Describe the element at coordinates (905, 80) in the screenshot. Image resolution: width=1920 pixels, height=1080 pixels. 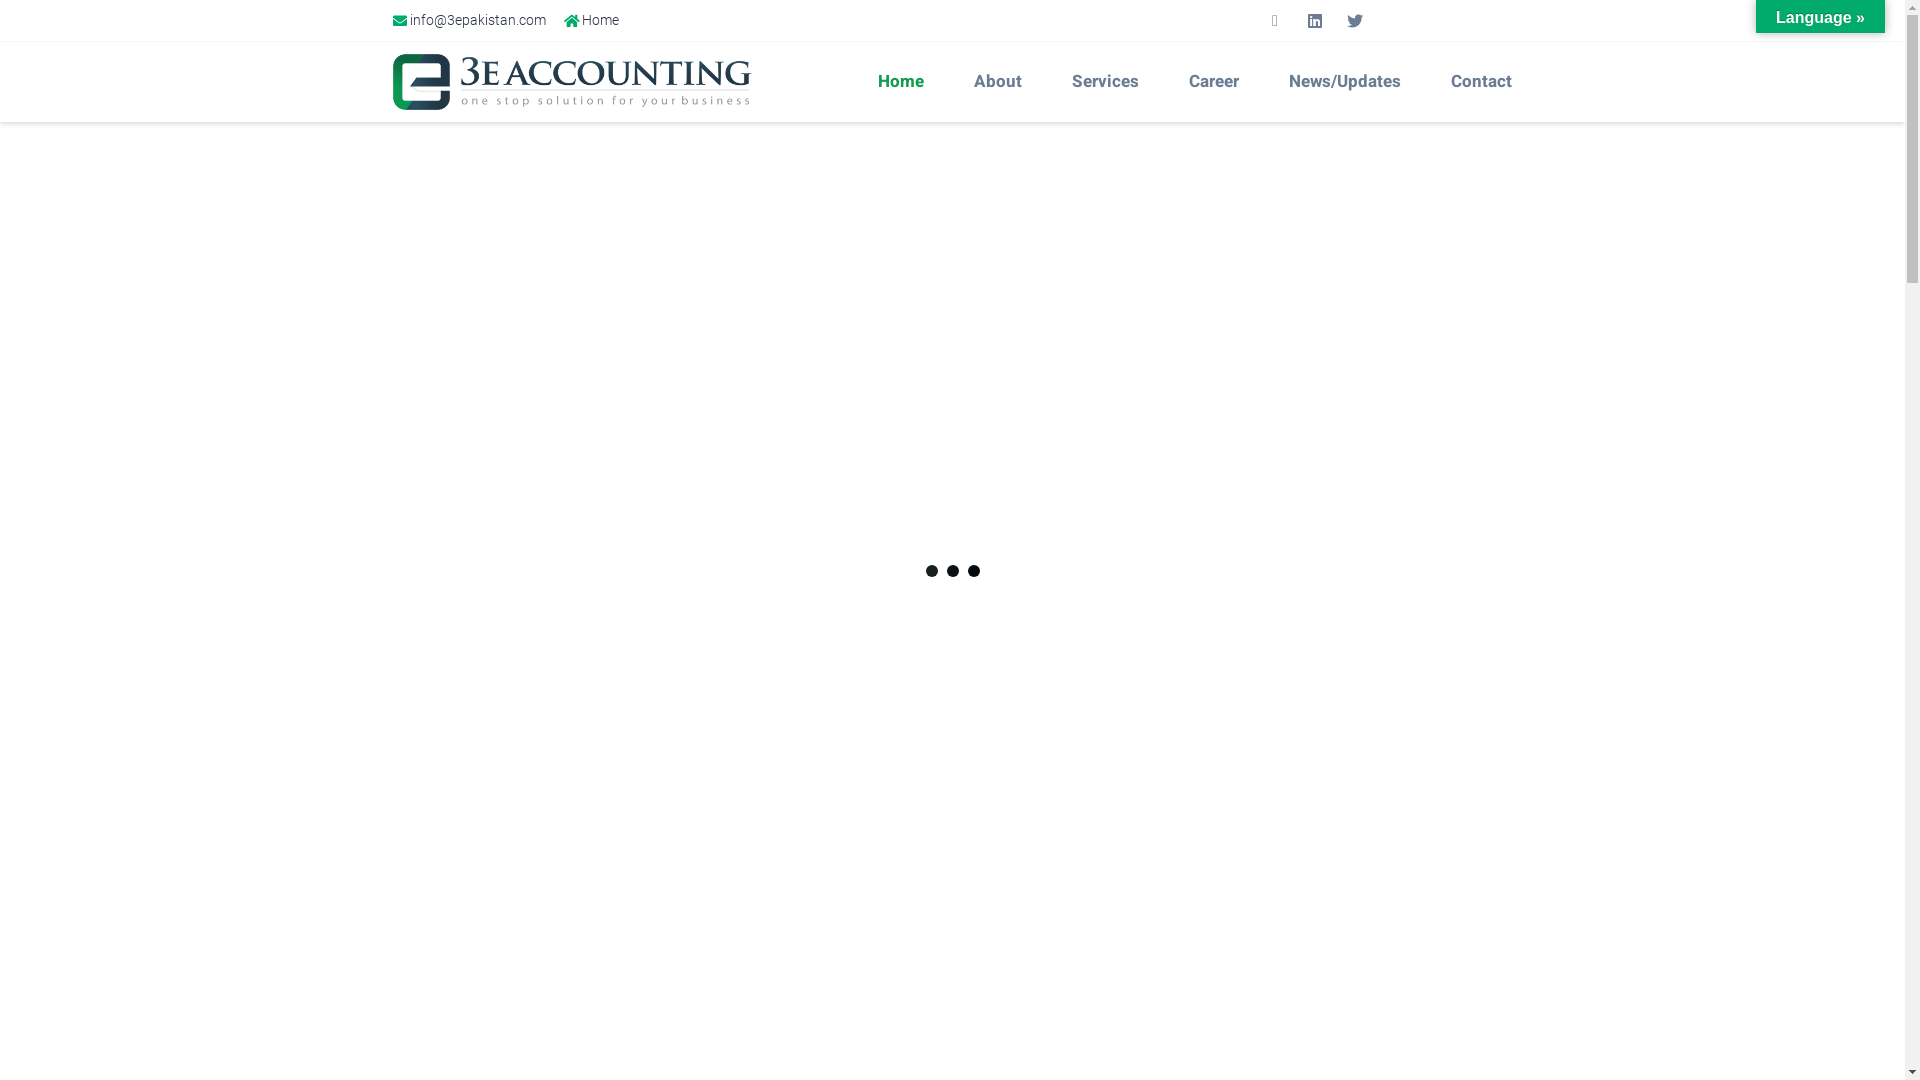
I see `'Home'` at that location.